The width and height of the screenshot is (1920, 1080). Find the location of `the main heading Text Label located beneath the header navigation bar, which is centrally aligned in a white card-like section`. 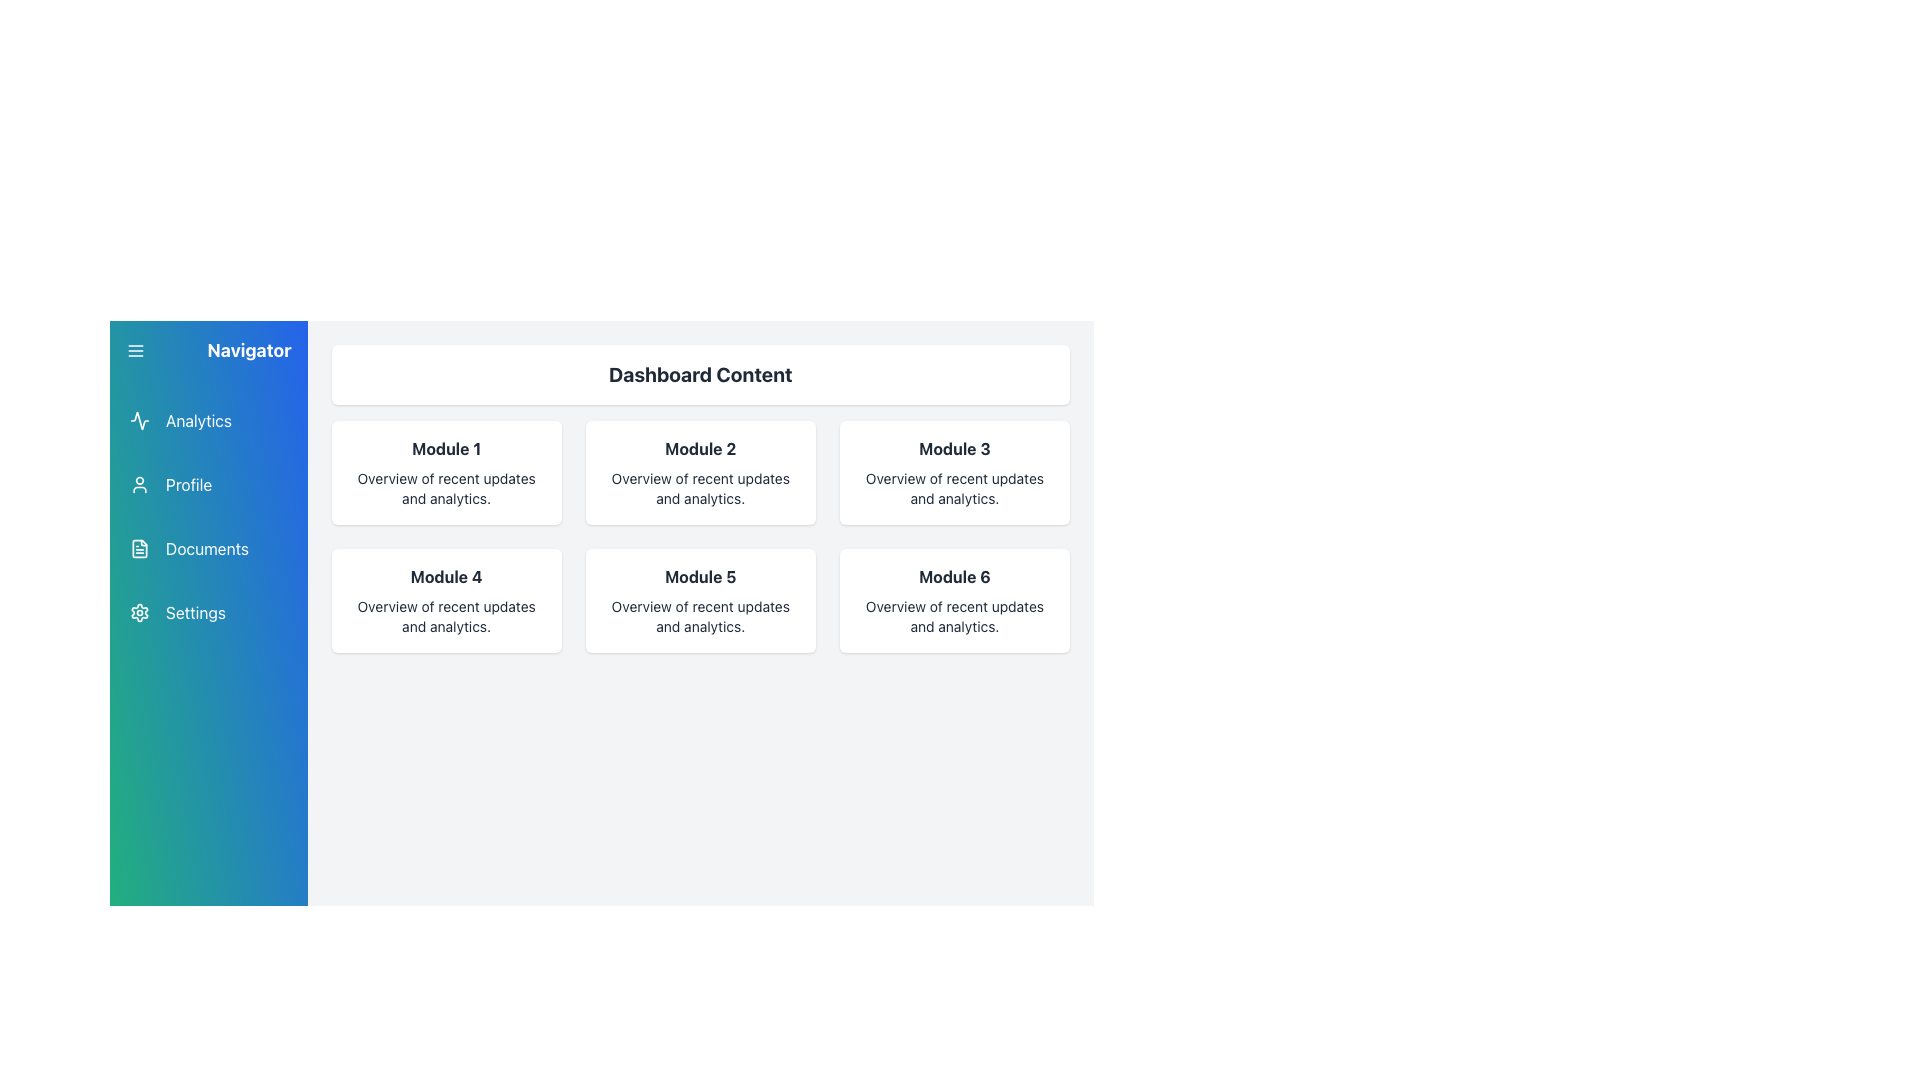

the main heading Text Label located beneath the header navigation bar, which is centrally aligned in a white card-like section is located at coordinates (700, 374).